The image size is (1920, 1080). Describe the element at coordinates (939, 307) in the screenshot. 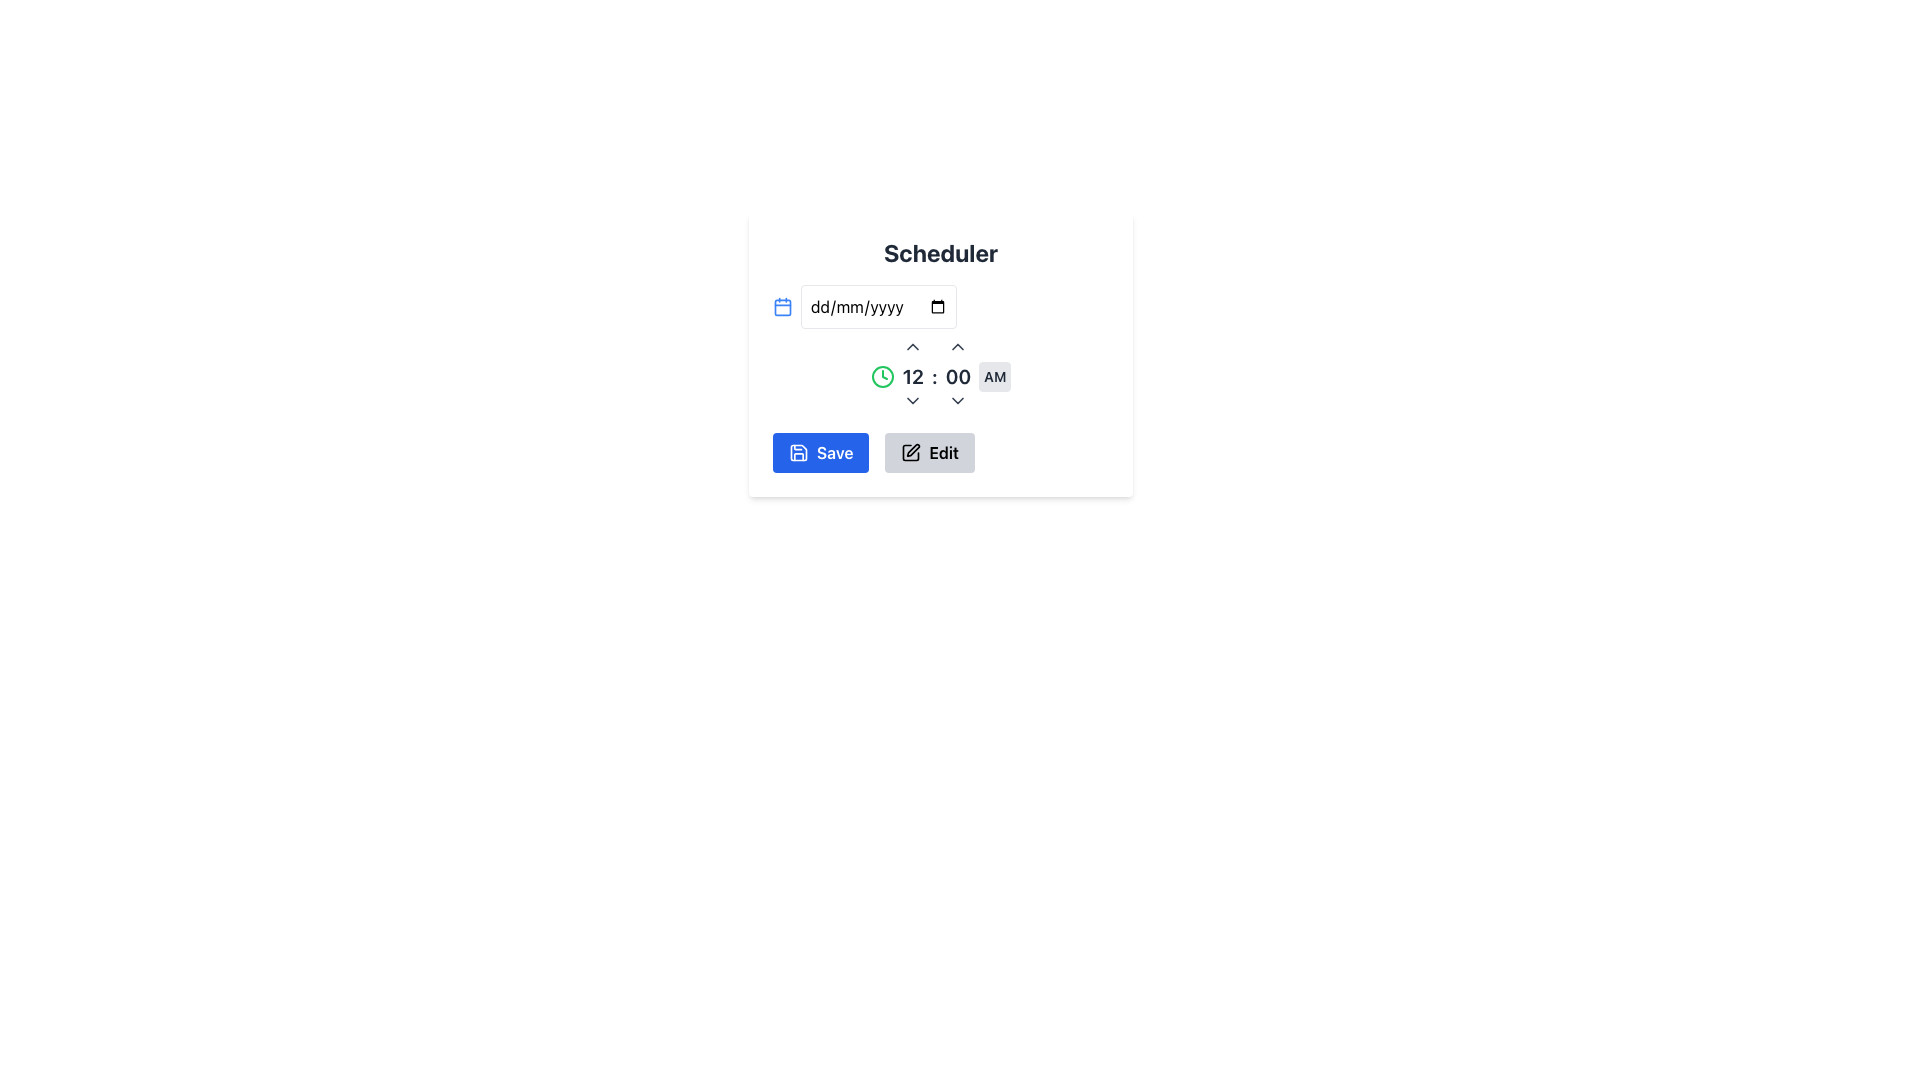

I see `a date via the calendar interface from the Input Field with Icon located in the 'Scheduler' section above the time selection row` at that location.